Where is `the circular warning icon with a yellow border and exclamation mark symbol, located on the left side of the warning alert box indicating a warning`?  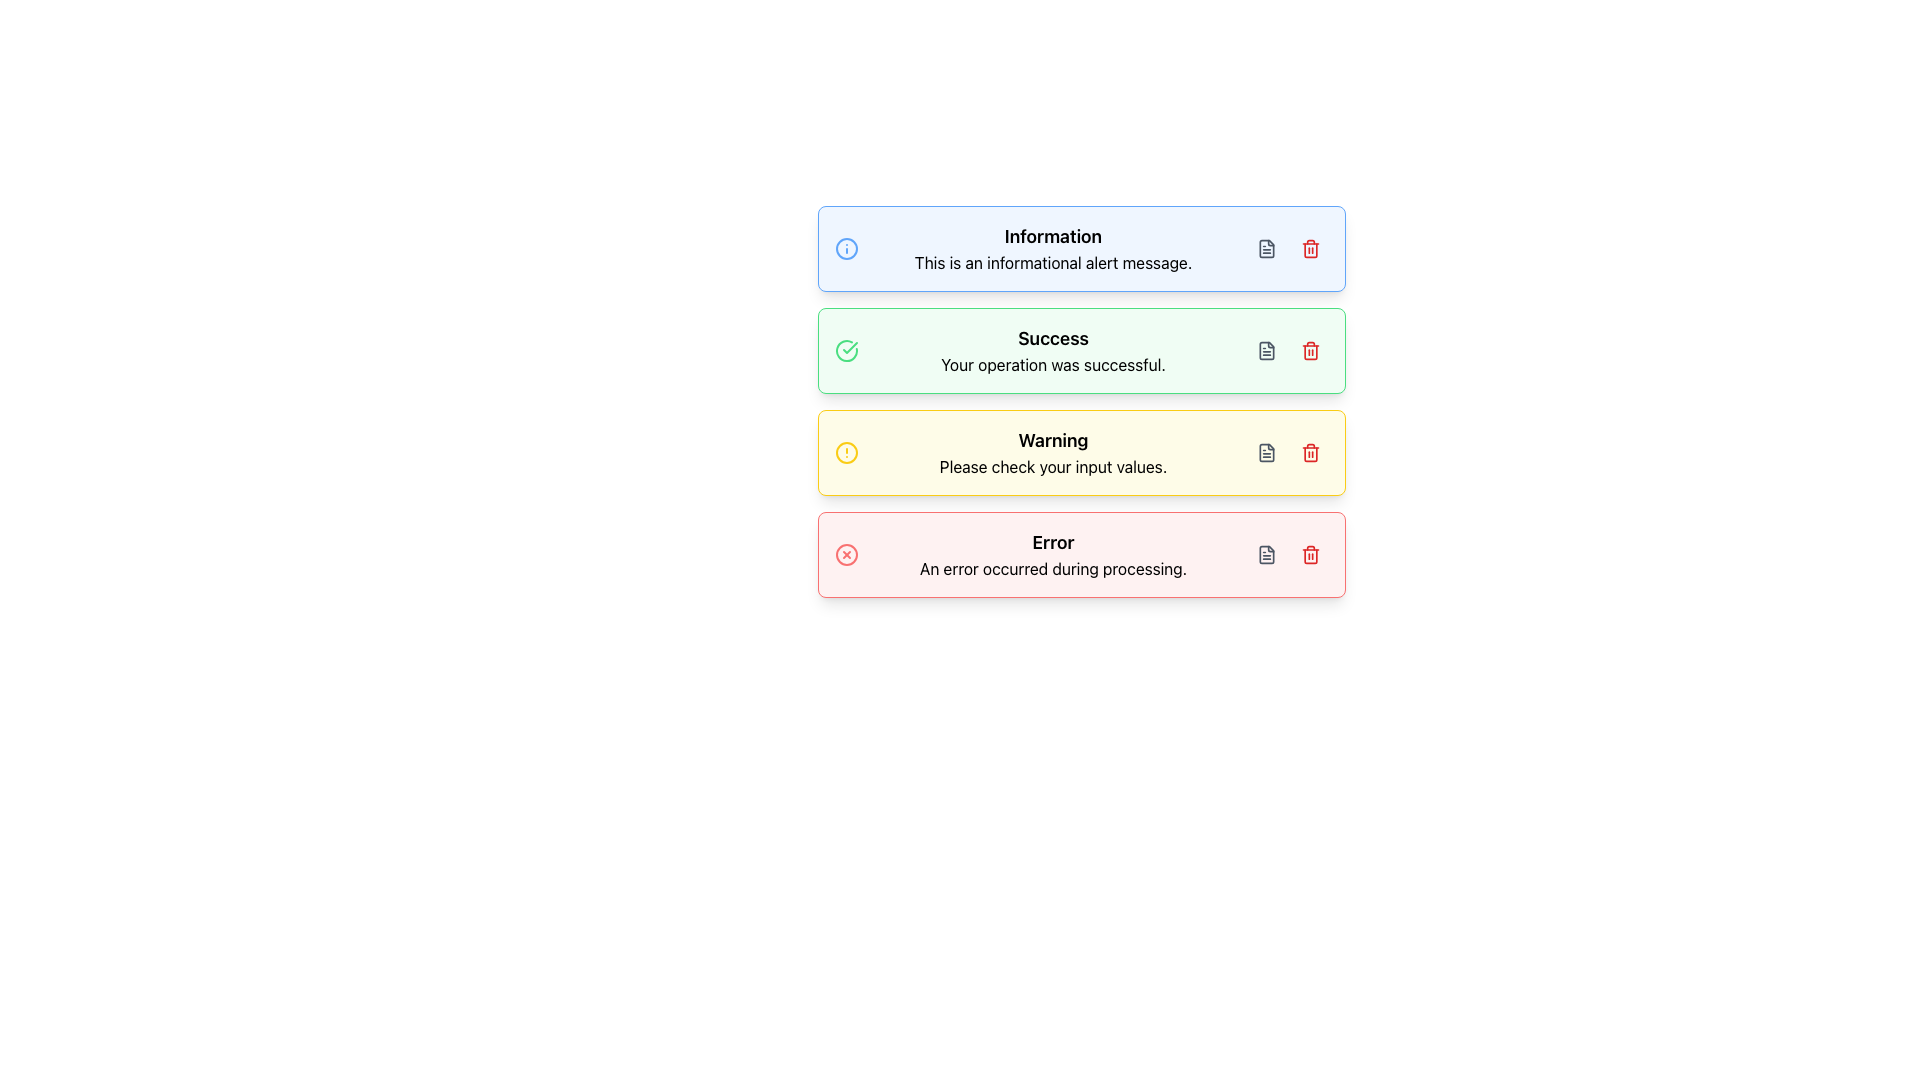
the circular warning icon with a yellow border and exclamation mark symbol, located on the left side of the warning alert box indicating a warning is located at coordinates (846, 452).